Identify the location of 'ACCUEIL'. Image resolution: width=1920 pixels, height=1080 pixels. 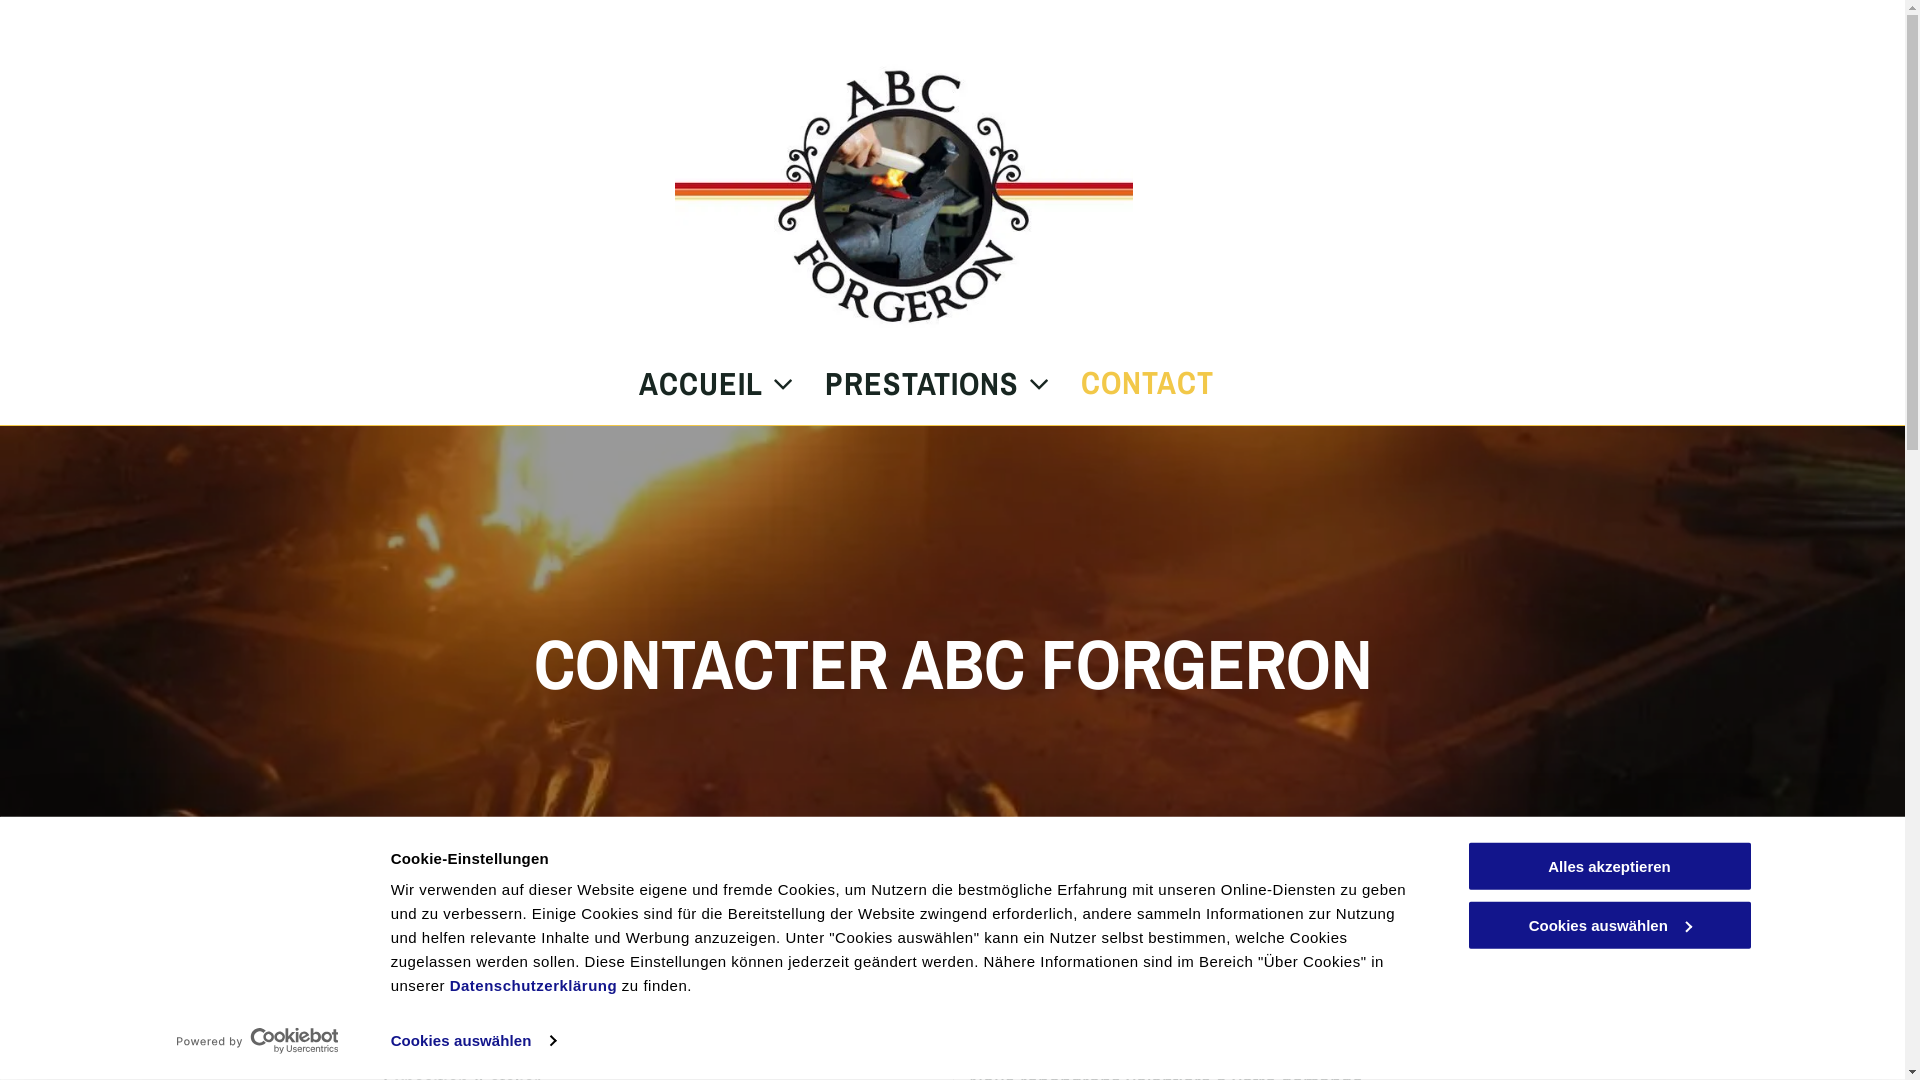
(701, 384).